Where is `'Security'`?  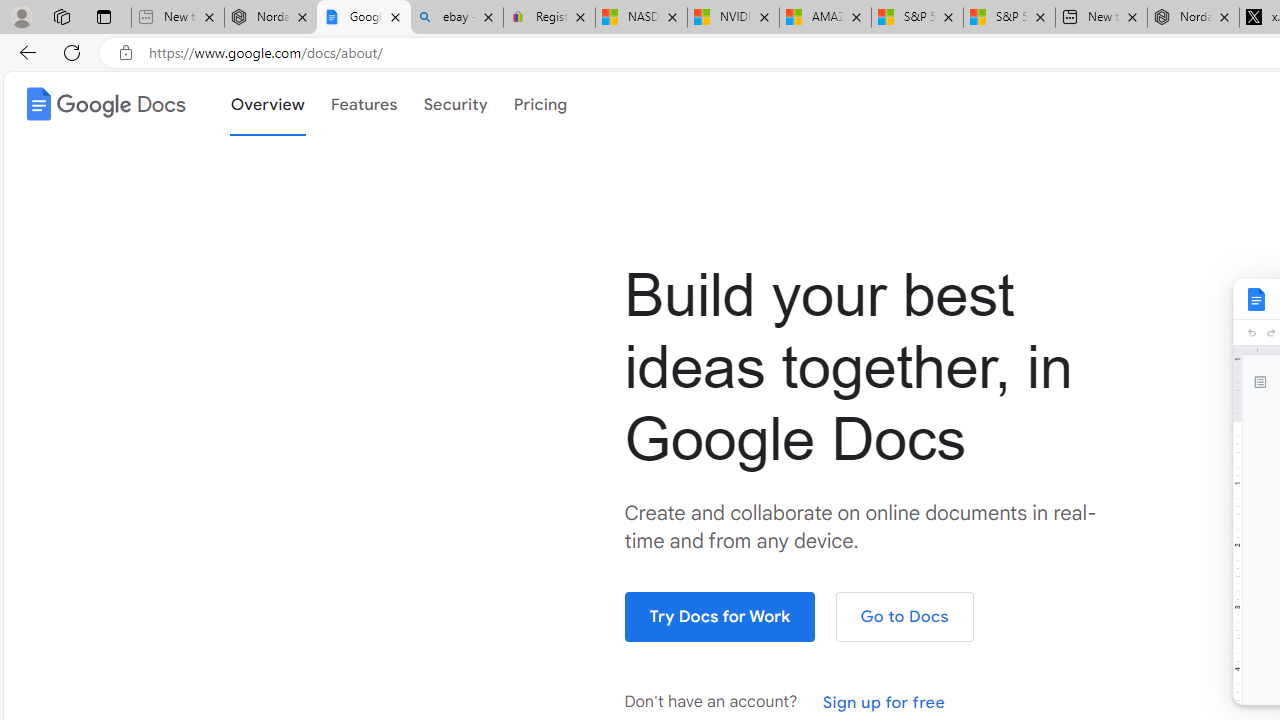
'Security' is located at coordinates (454, 104).